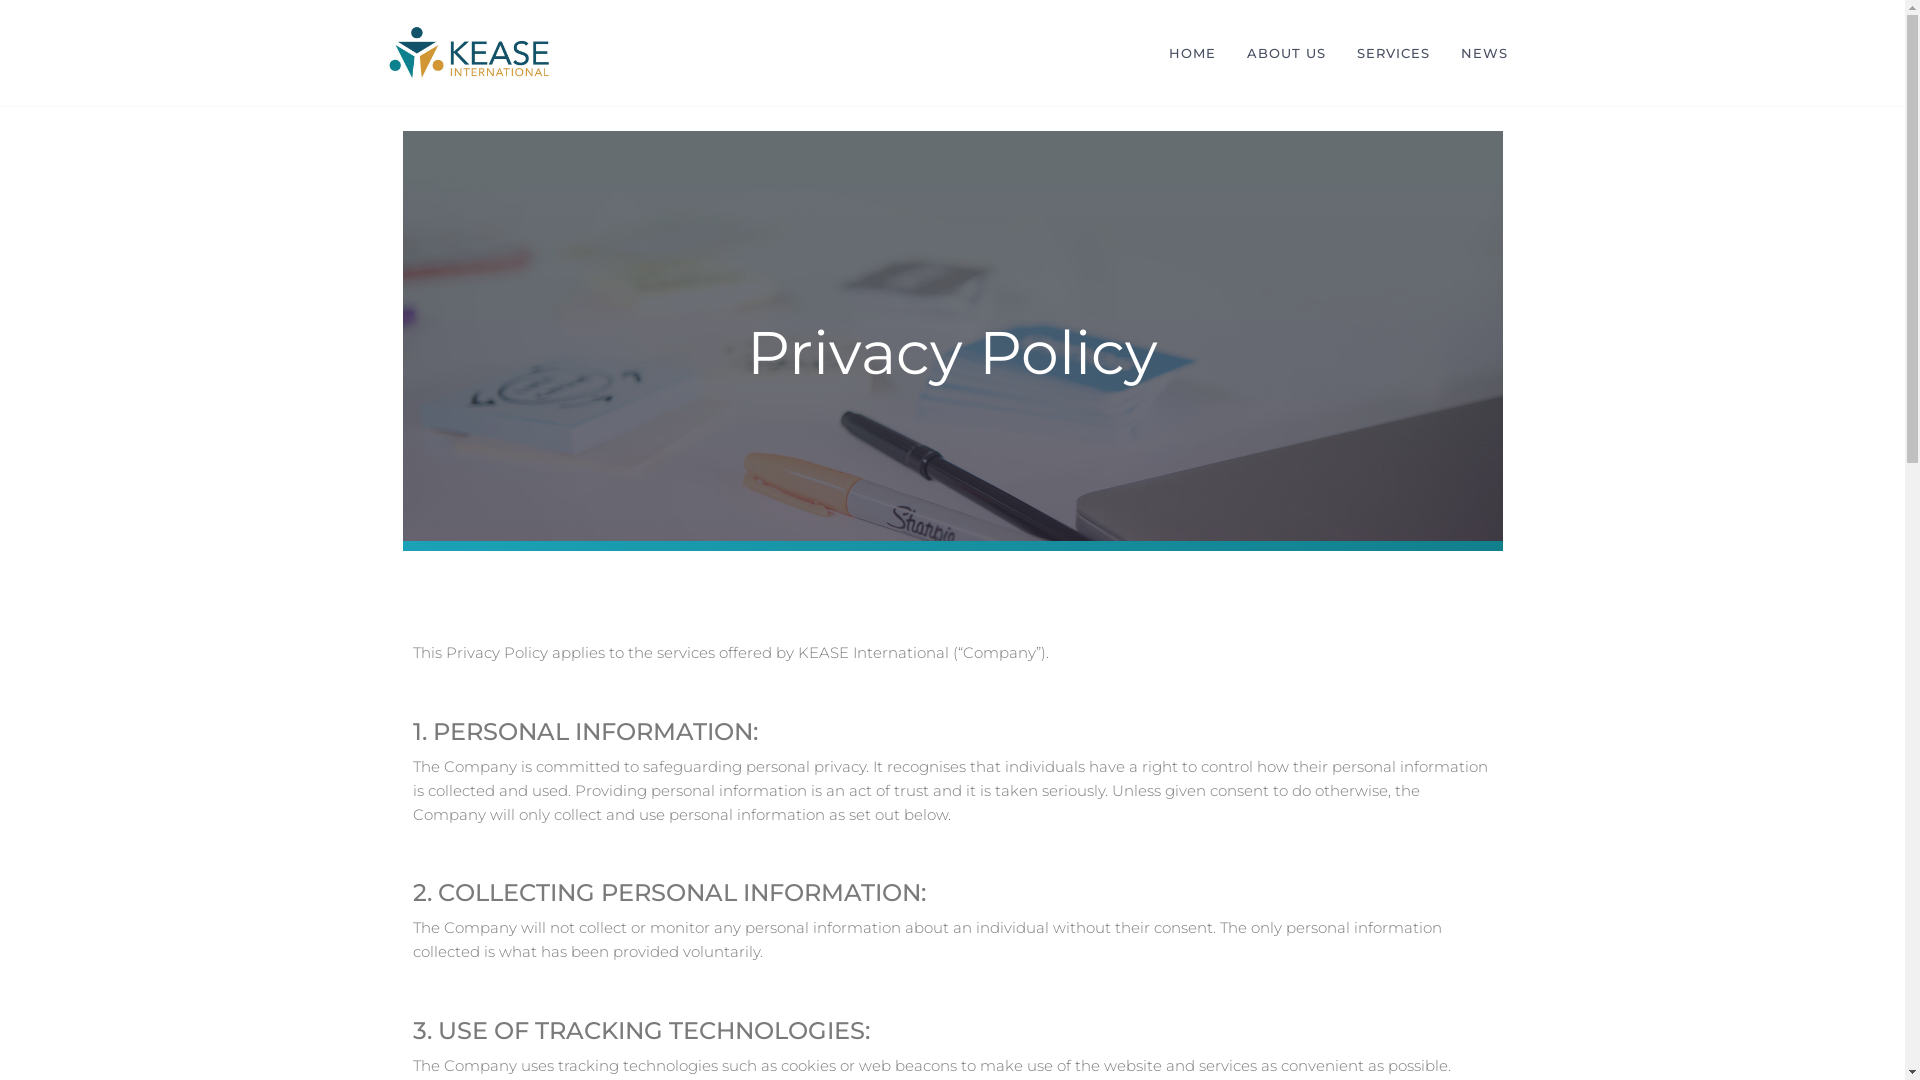 The width and height of the screenshot is (1920, 1080). Describe the element at coordinates (1153, 52) in the screenshot. I see `'HOME'` at that location.